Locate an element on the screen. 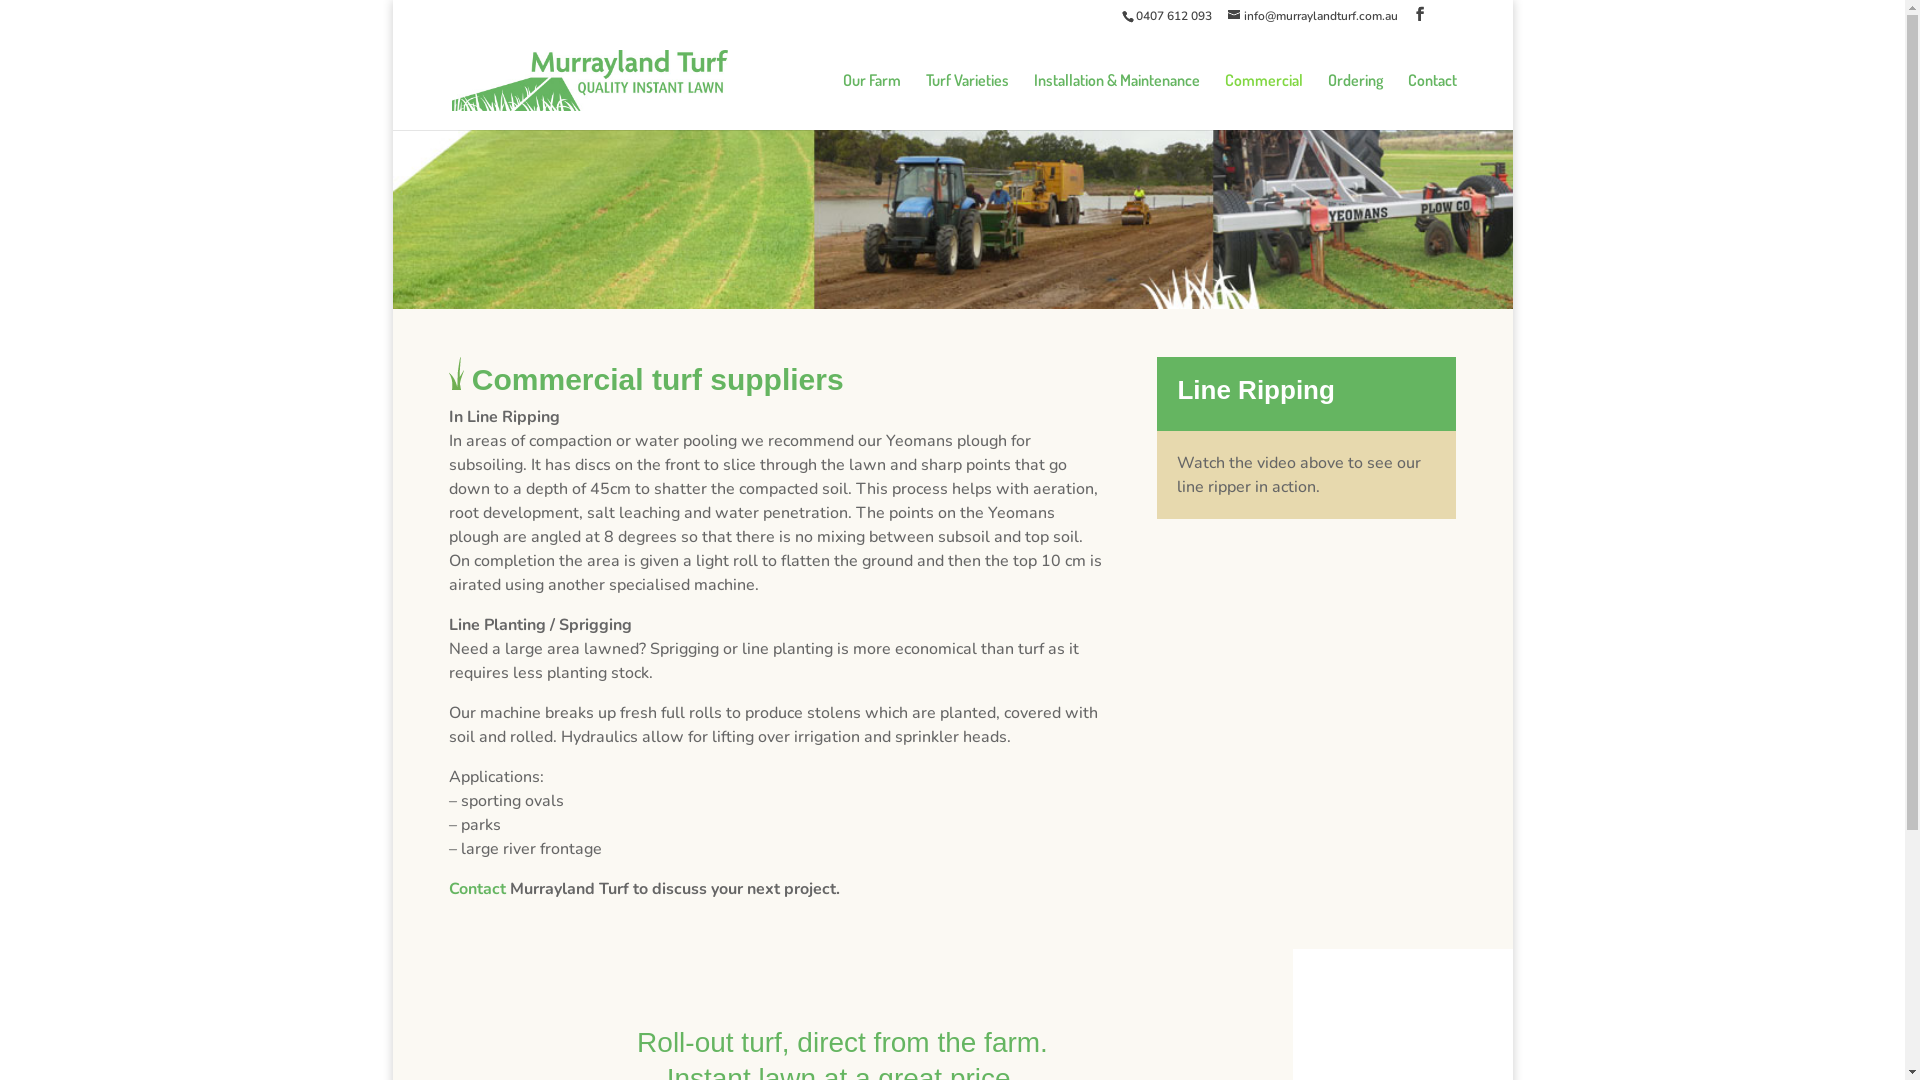  'Our Farm' is located at coordinates (870, 101).